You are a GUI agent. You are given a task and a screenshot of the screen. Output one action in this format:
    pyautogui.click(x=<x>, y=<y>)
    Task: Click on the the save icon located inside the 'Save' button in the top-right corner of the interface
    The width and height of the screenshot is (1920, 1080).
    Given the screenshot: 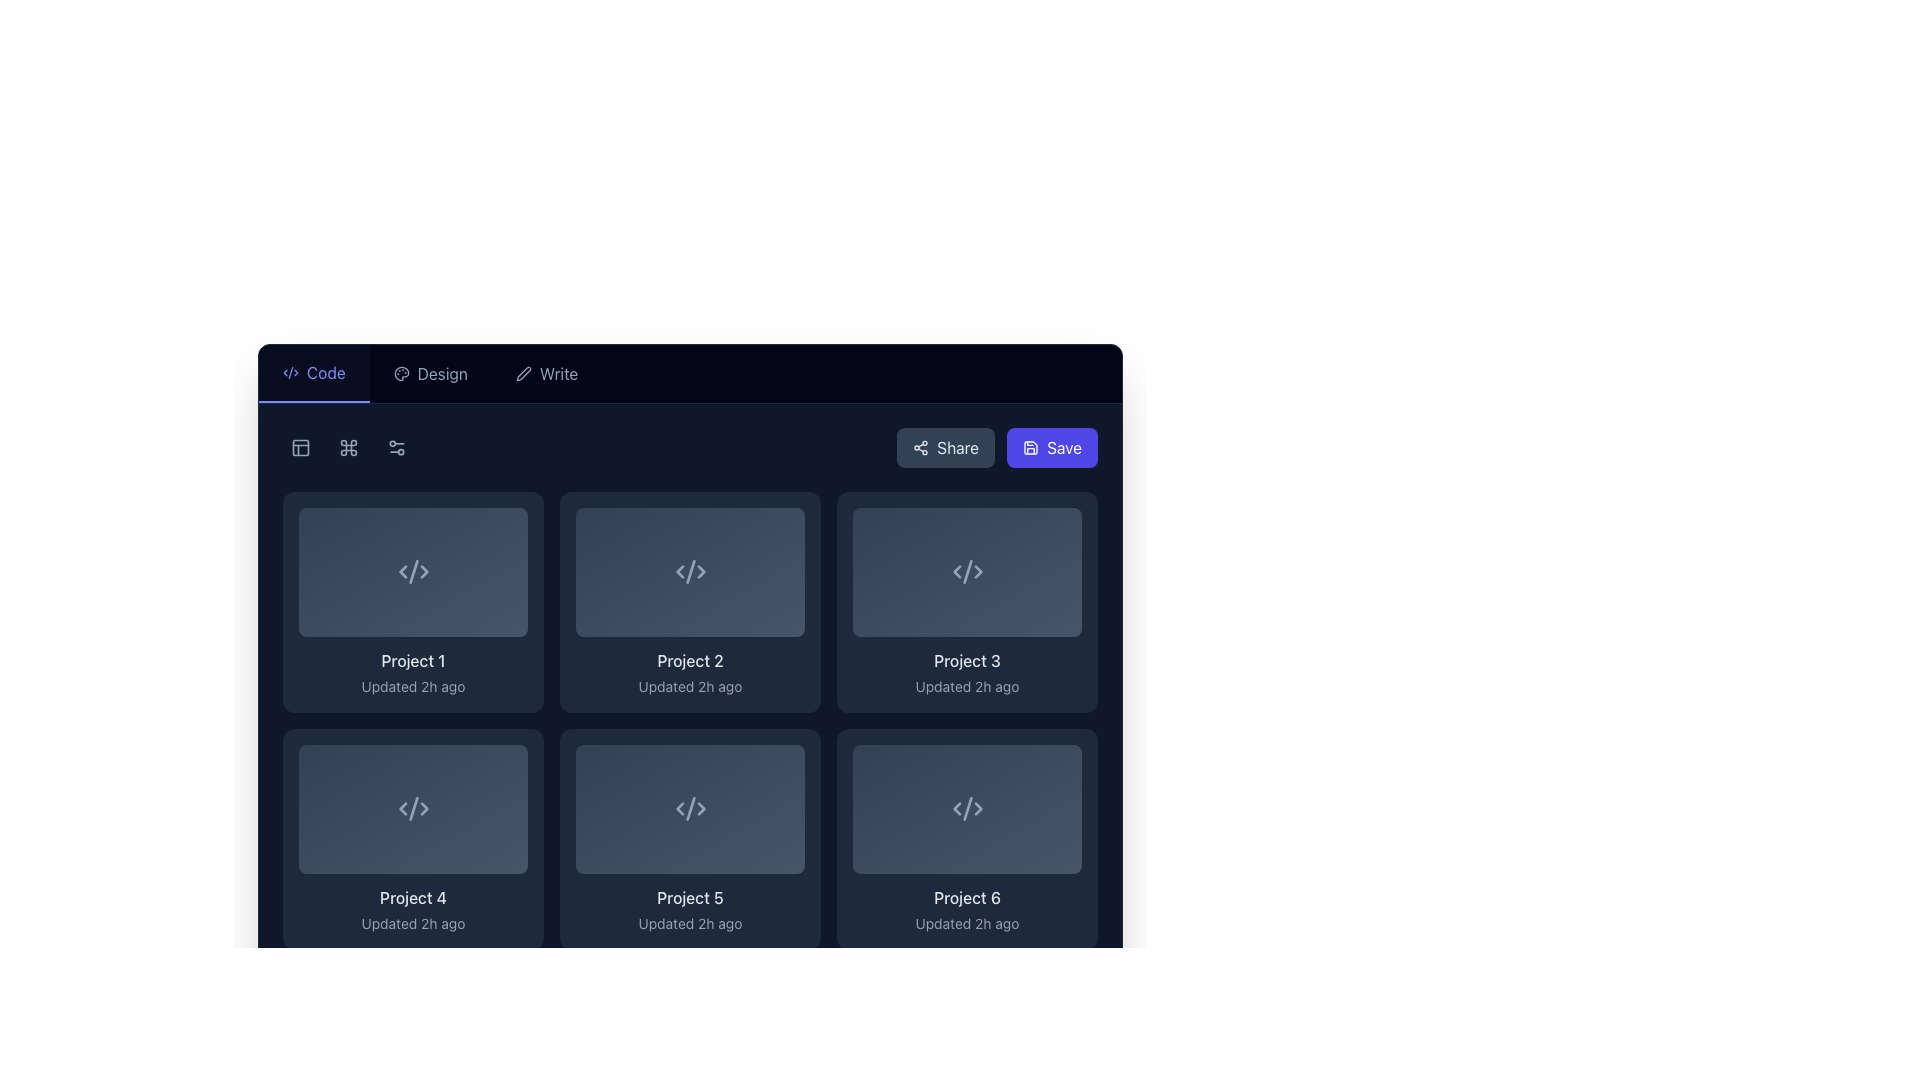 What is the action you would take?
    pyautogui.click(x=1031, y=446)
    